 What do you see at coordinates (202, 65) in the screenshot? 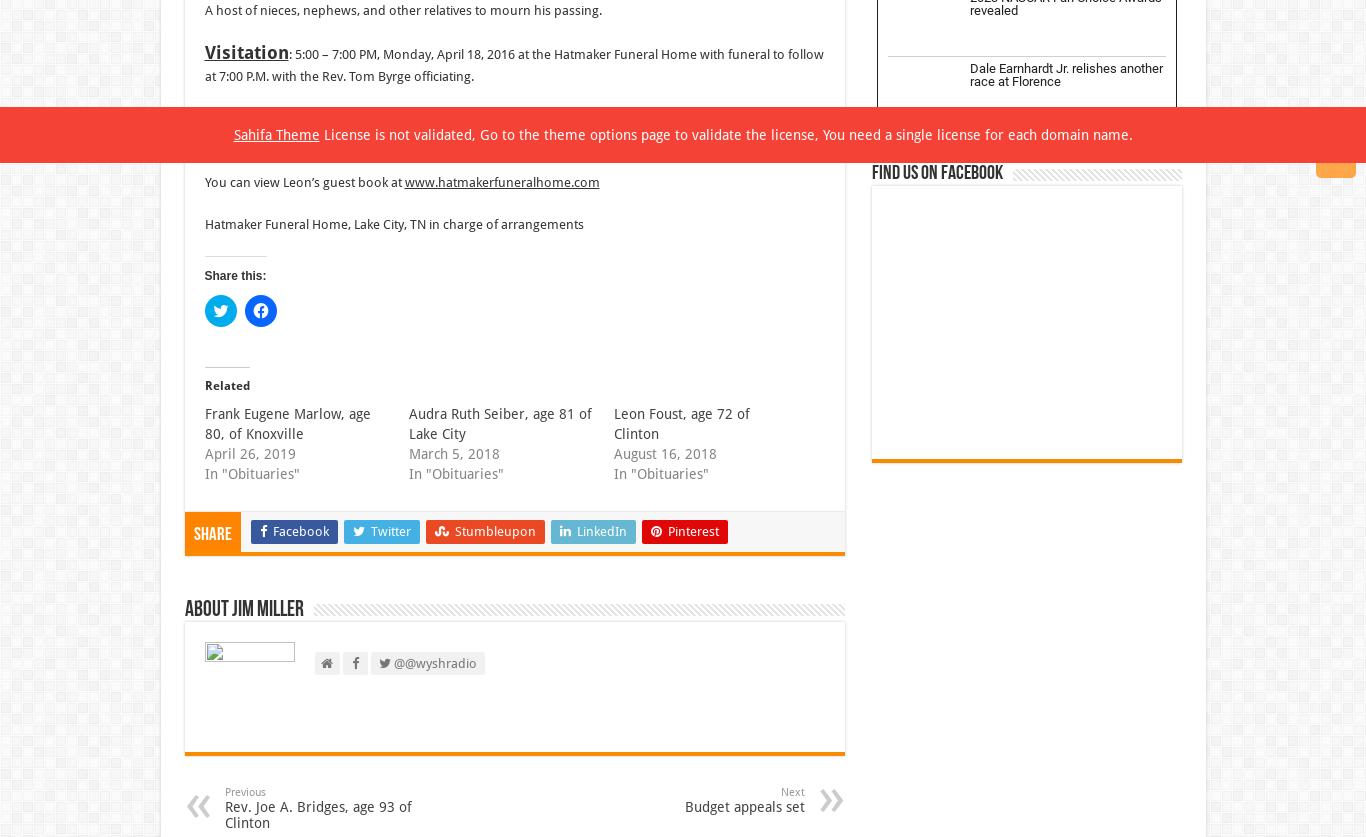
I see `': 5:00 – 7:00 PM, Monday, April 18, 2016 at the Hatmaker Funeral Home with funeral to follow at 7:00 P.M. with the Rev. Tom Byrge officiating.'` at bounding box center [202, 65].